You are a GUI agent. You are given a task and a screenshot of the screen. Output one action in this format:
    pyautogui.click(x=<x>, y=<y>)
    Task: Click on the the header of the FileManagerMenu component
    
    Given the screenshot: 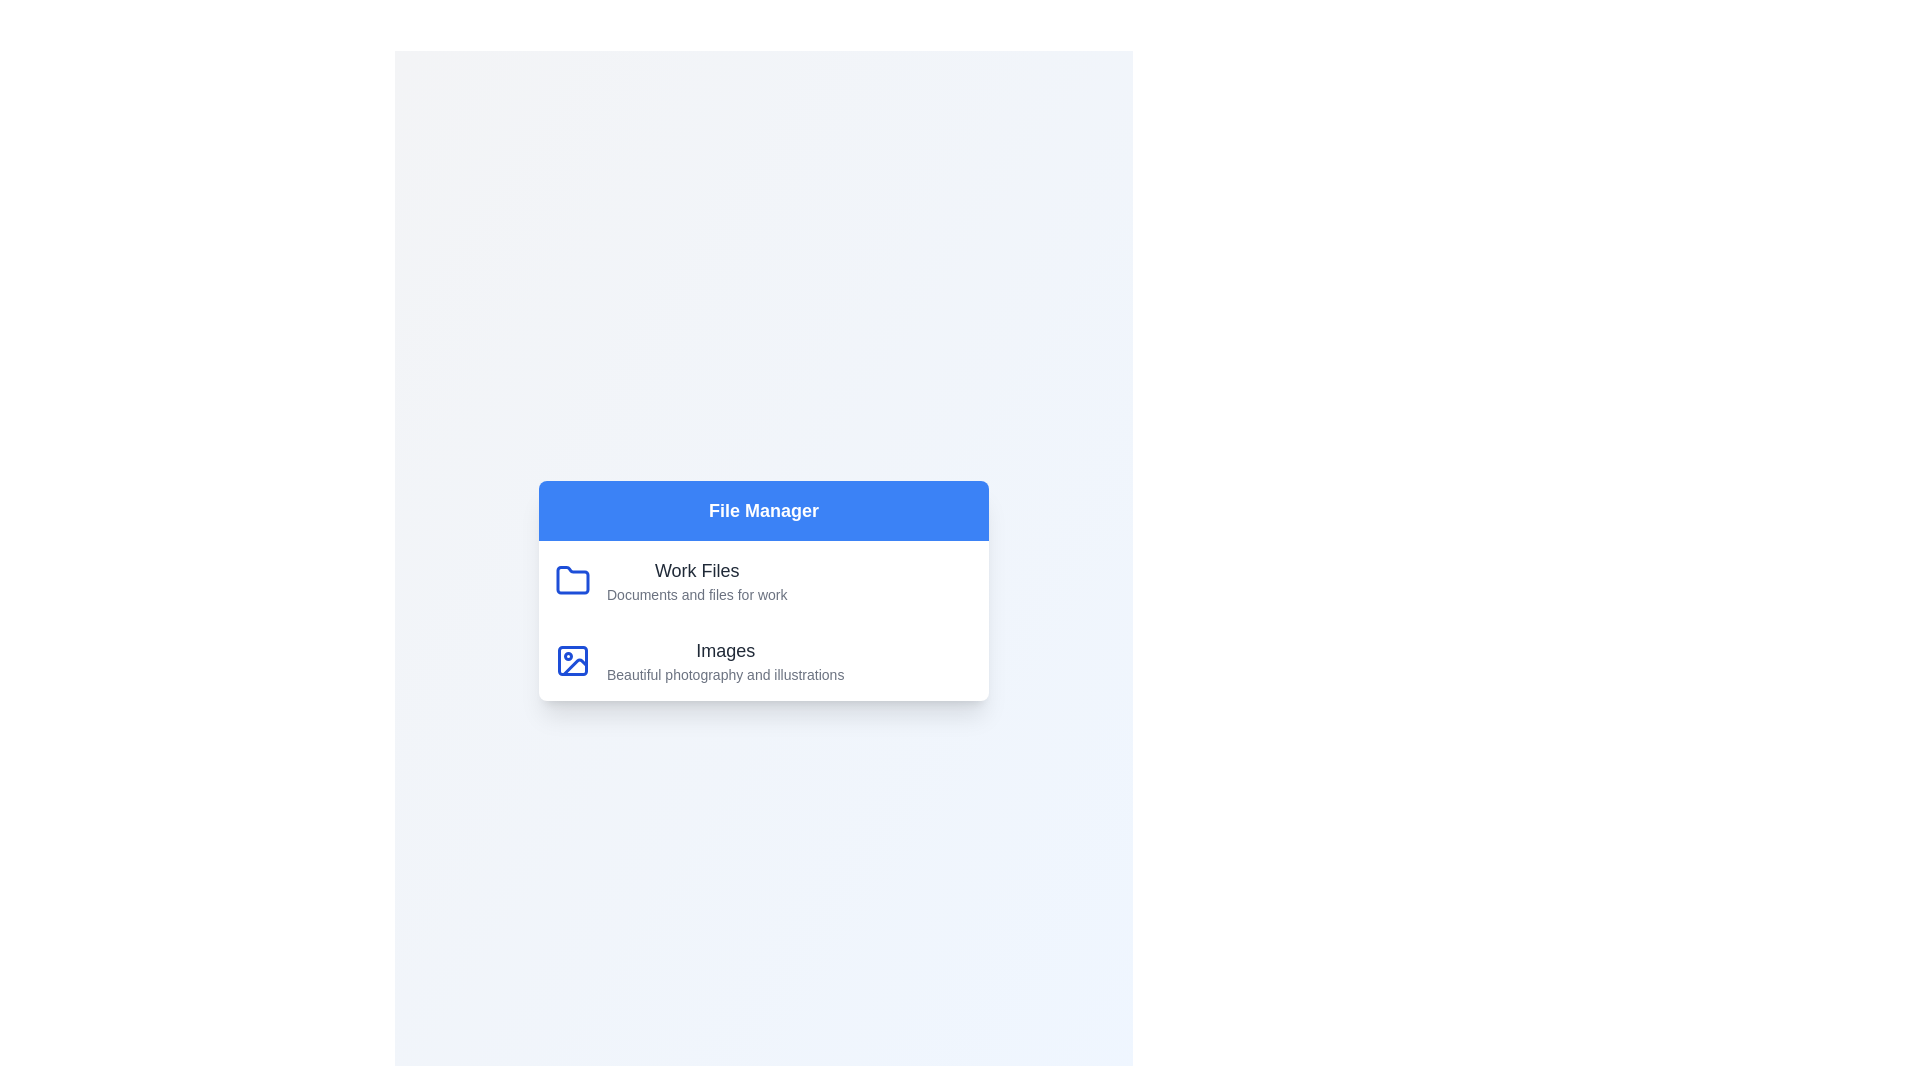 What is the action you would take?
    pyautogui.click(x=762, y=509)
    